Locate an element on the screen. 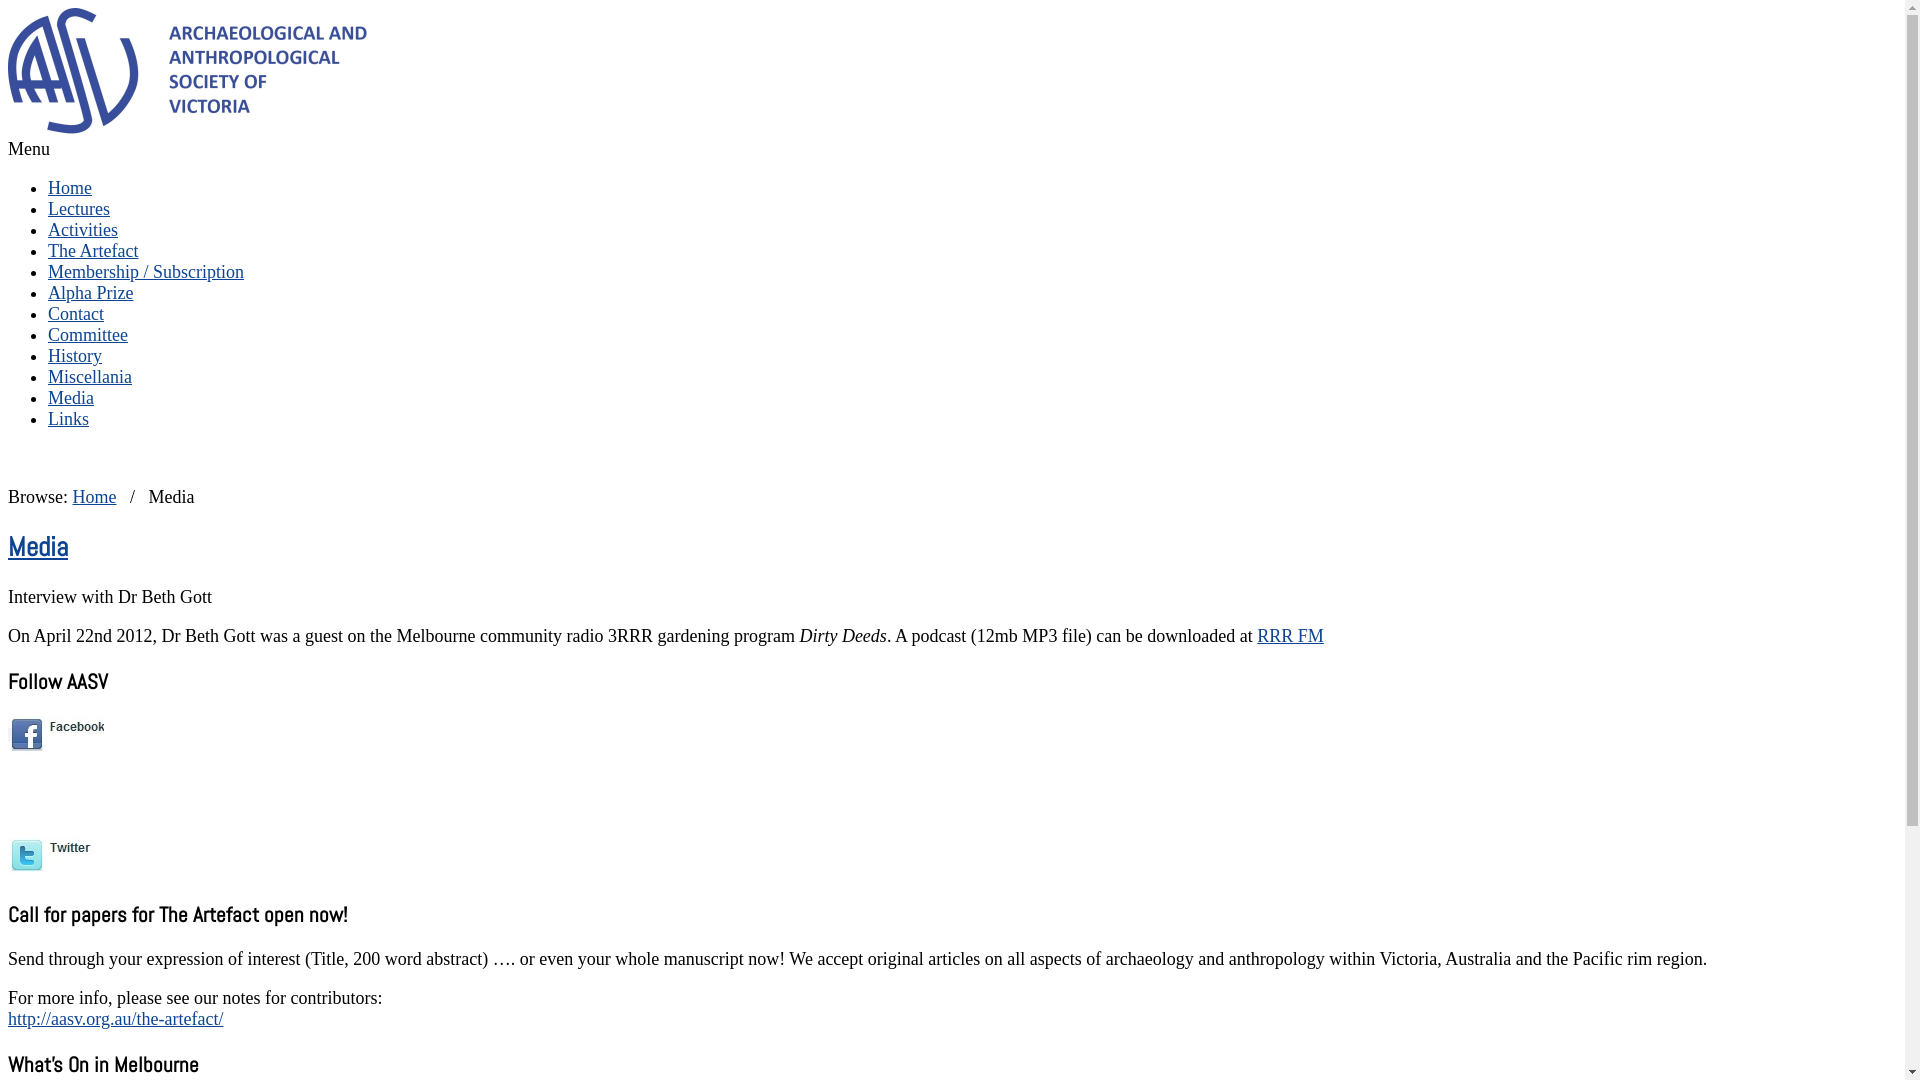 The image size is (1920, 1080). 'The Artefact' is located at coordinates (91, 249).